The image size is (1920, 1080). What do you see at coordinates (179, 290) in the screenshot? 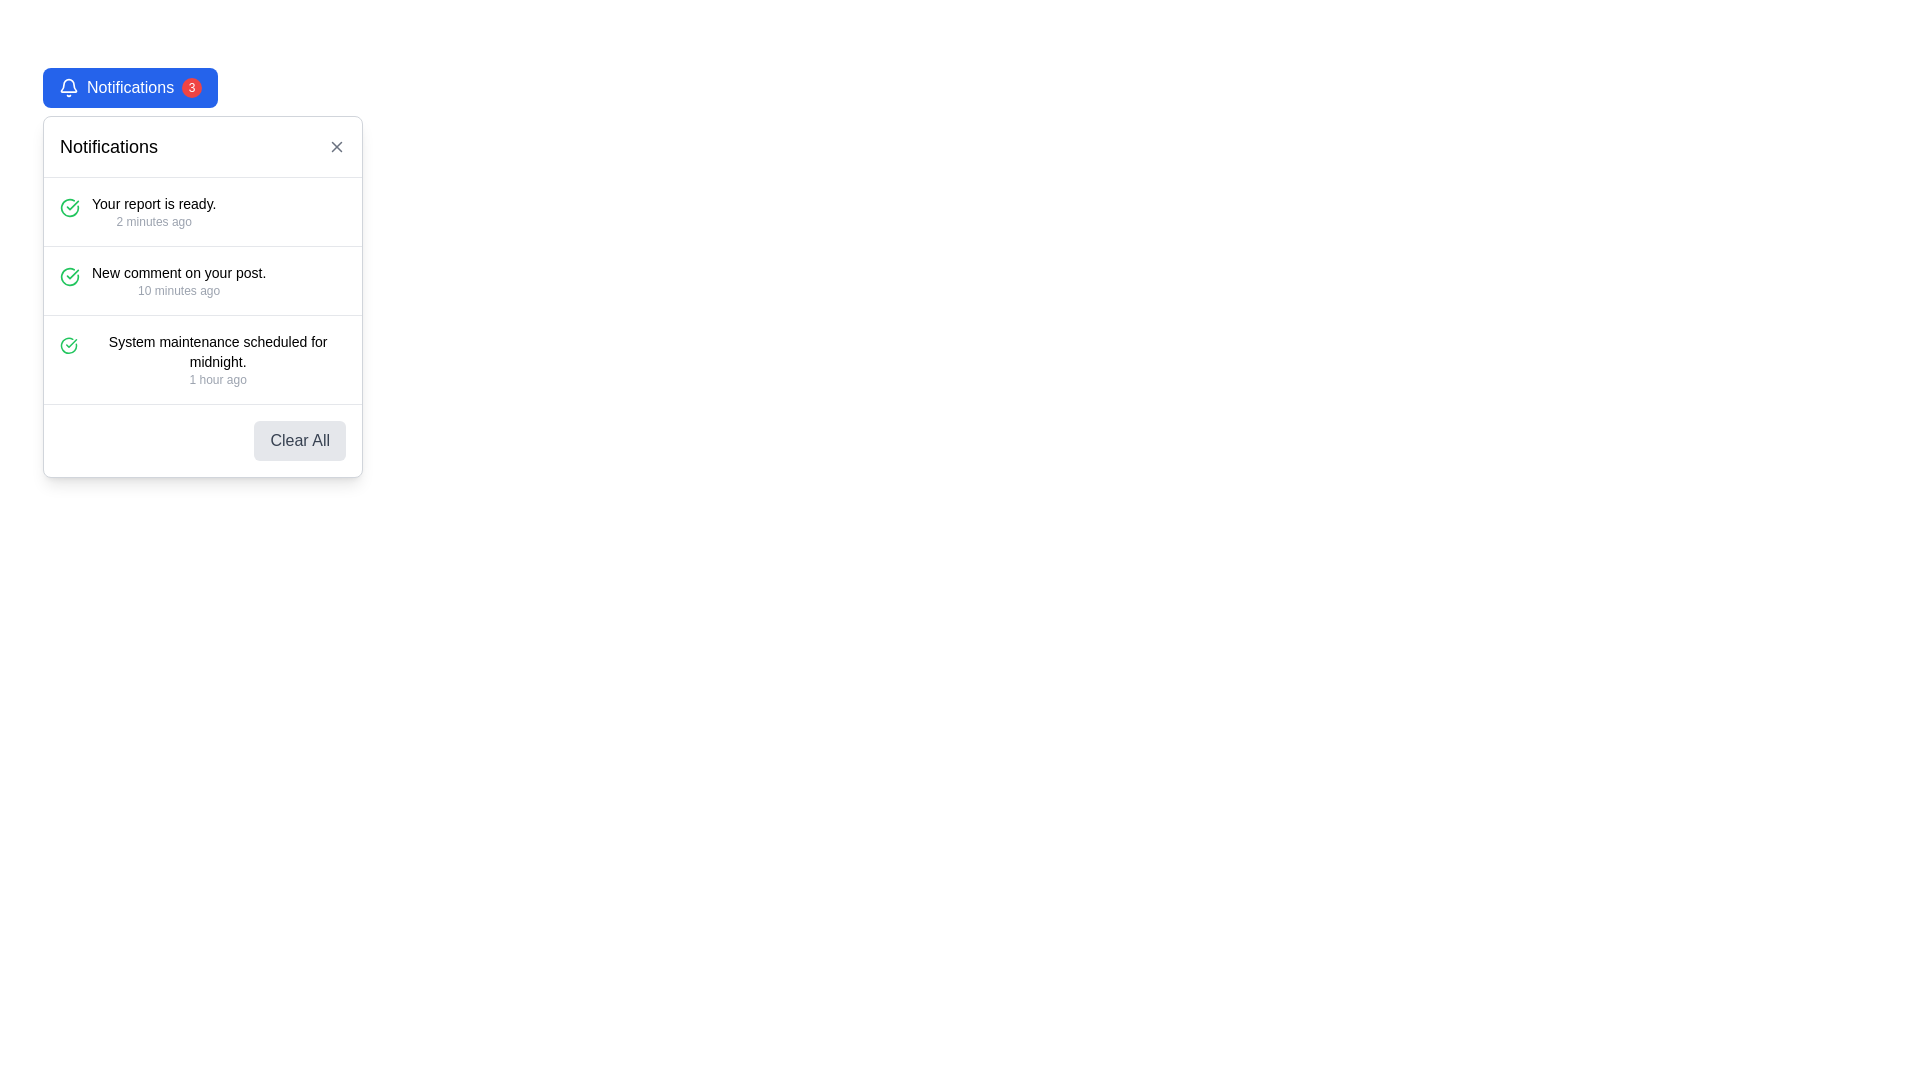
I see `timestamp displayed underneath the phrase 'New comment on your post.' within the notification box` at bounding box center [179, 290].